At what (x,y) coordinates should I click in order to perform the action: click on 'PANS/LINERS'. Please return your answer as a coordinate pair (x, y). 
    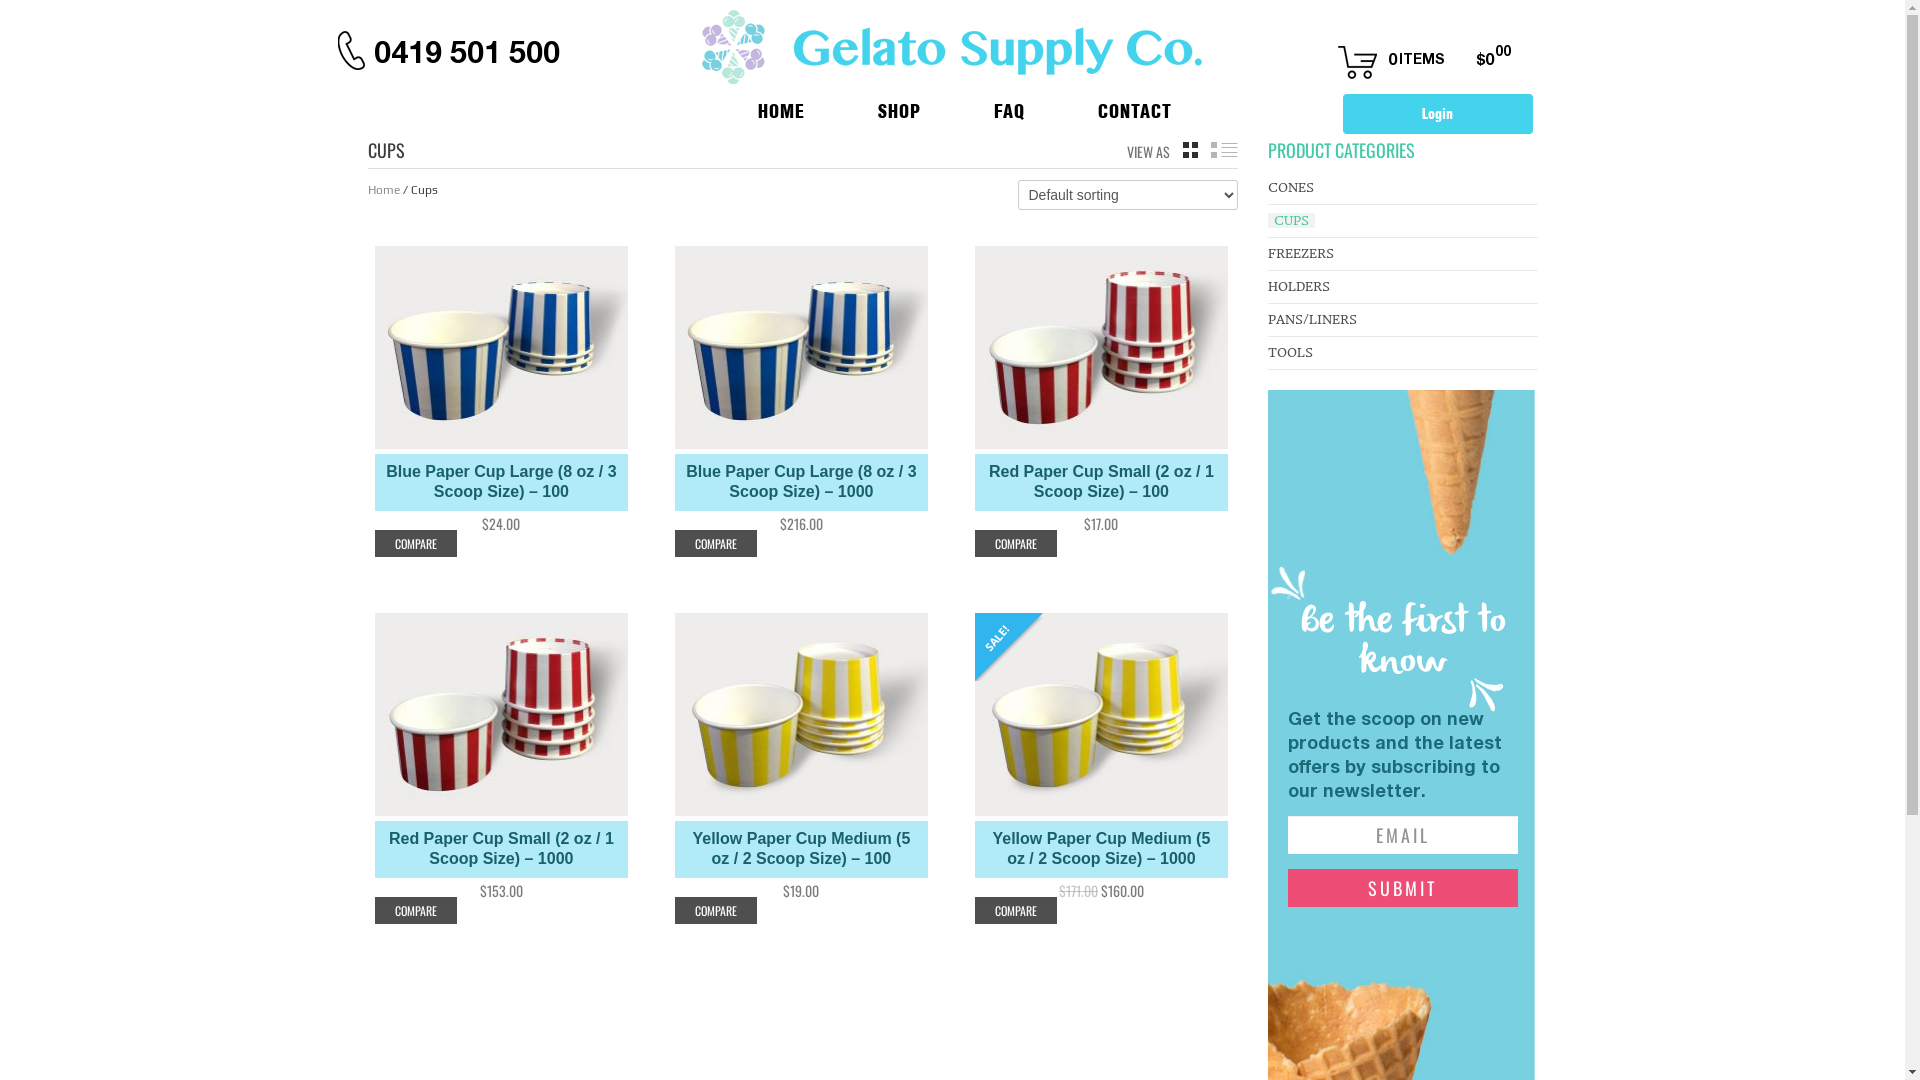
    Looking at the image, I should click on (1266, 318).